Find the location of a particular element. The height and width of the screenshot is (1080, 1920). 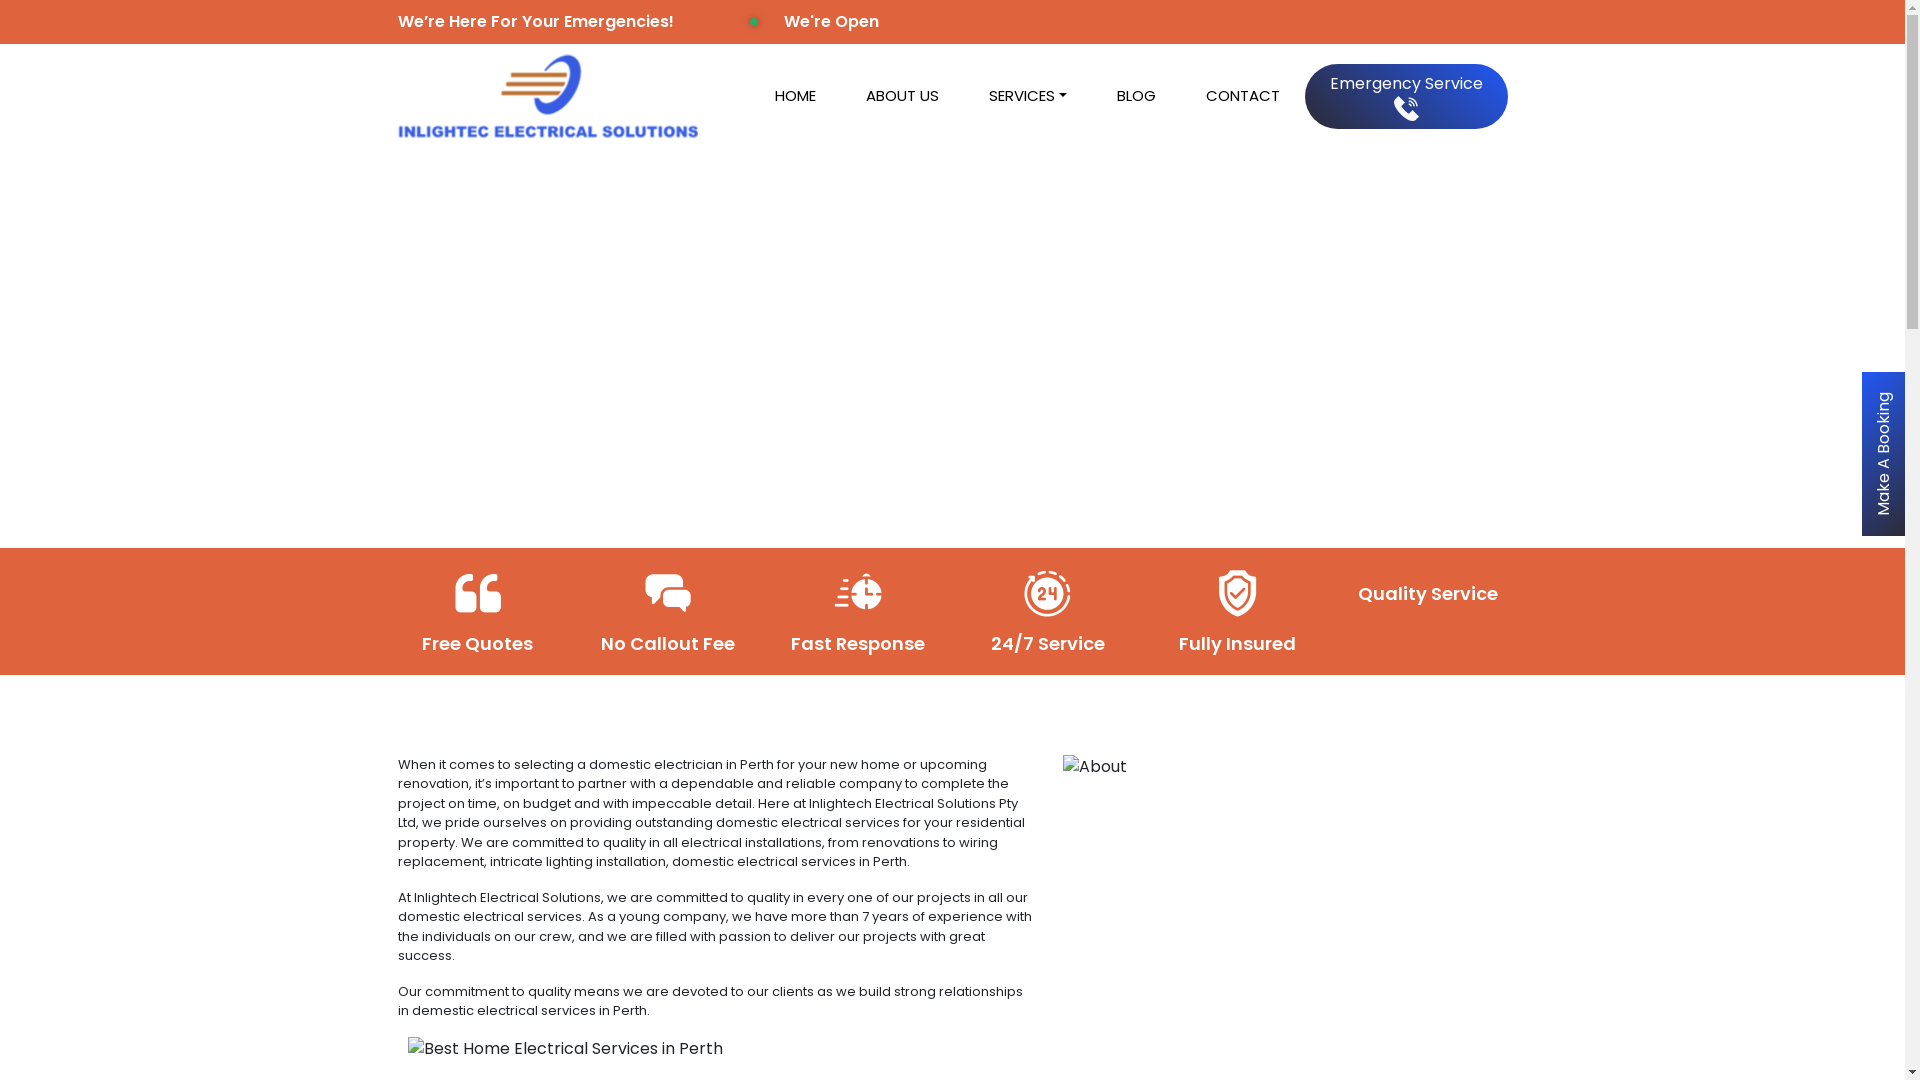

'BLOG' is located at coordinates (1090, 96).